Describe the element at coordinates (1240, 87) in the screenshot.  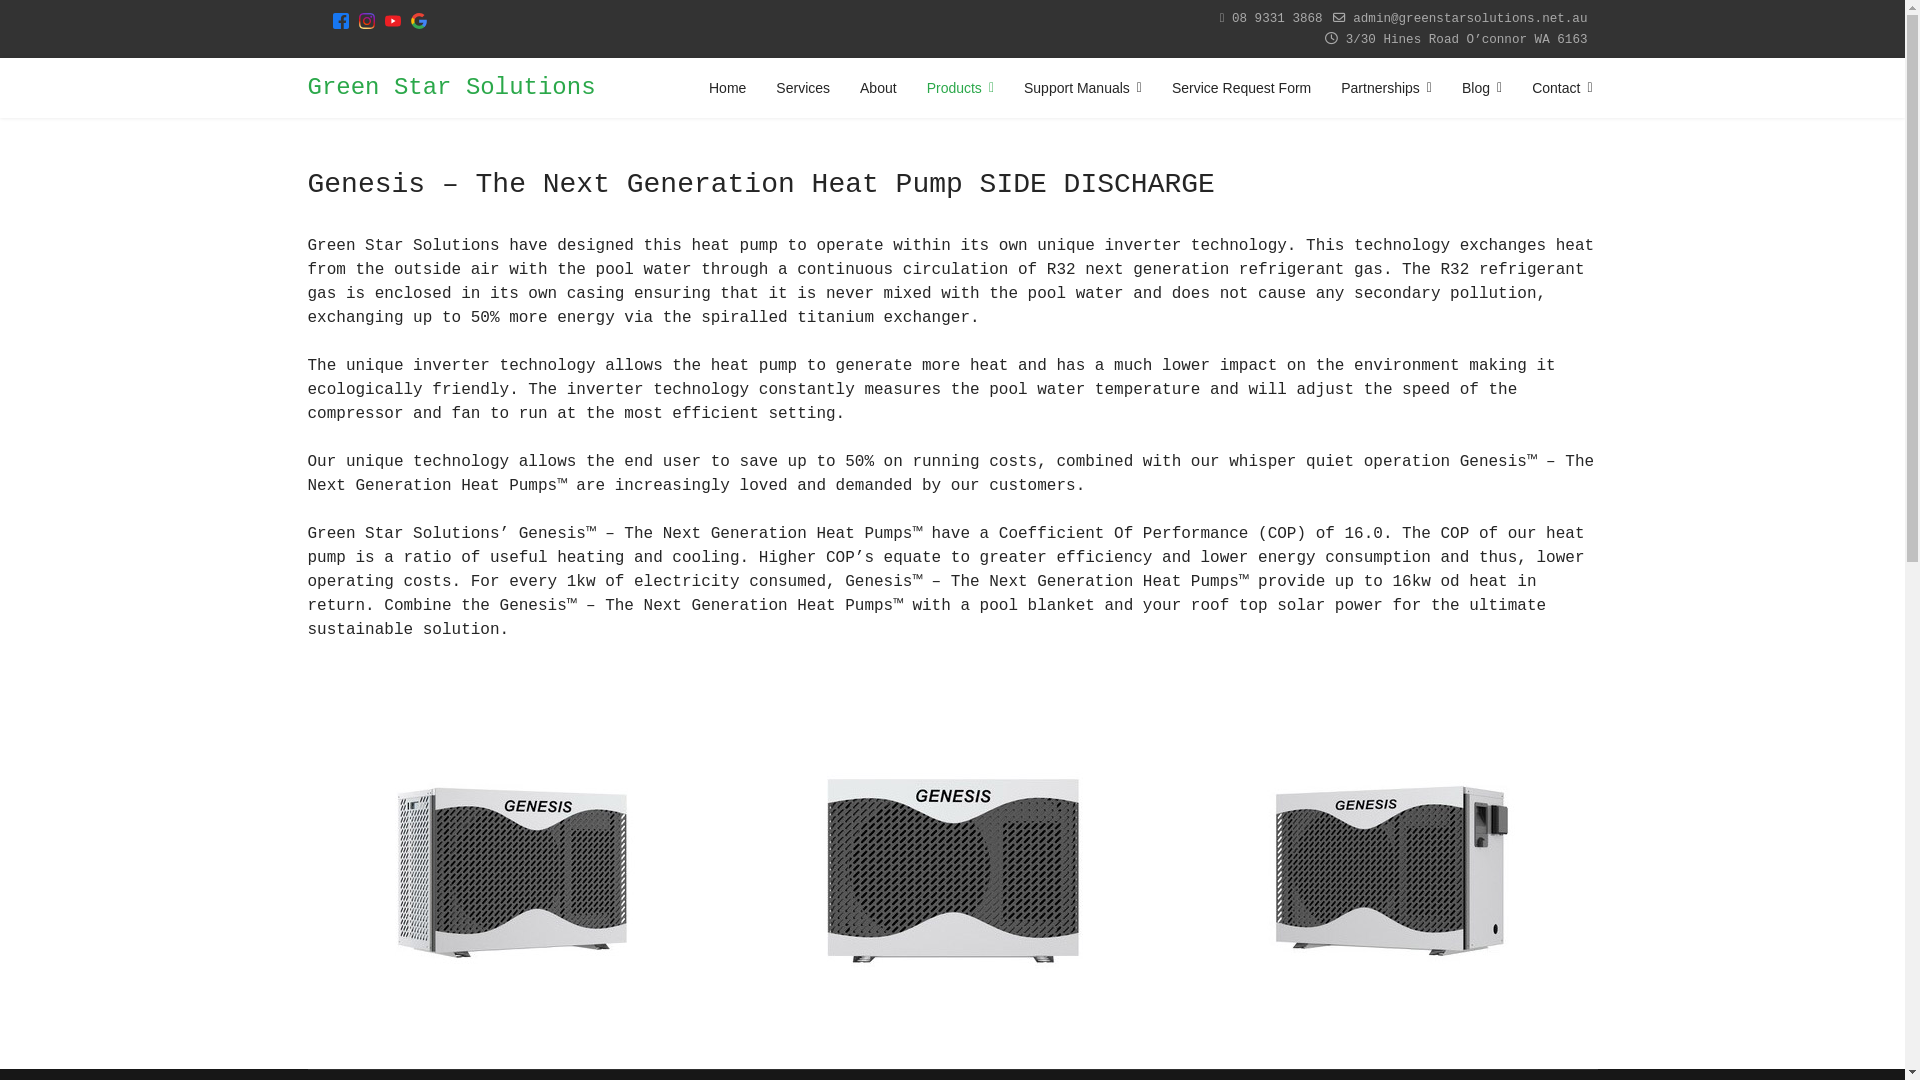
I see `'Service Request Form'` at that location.